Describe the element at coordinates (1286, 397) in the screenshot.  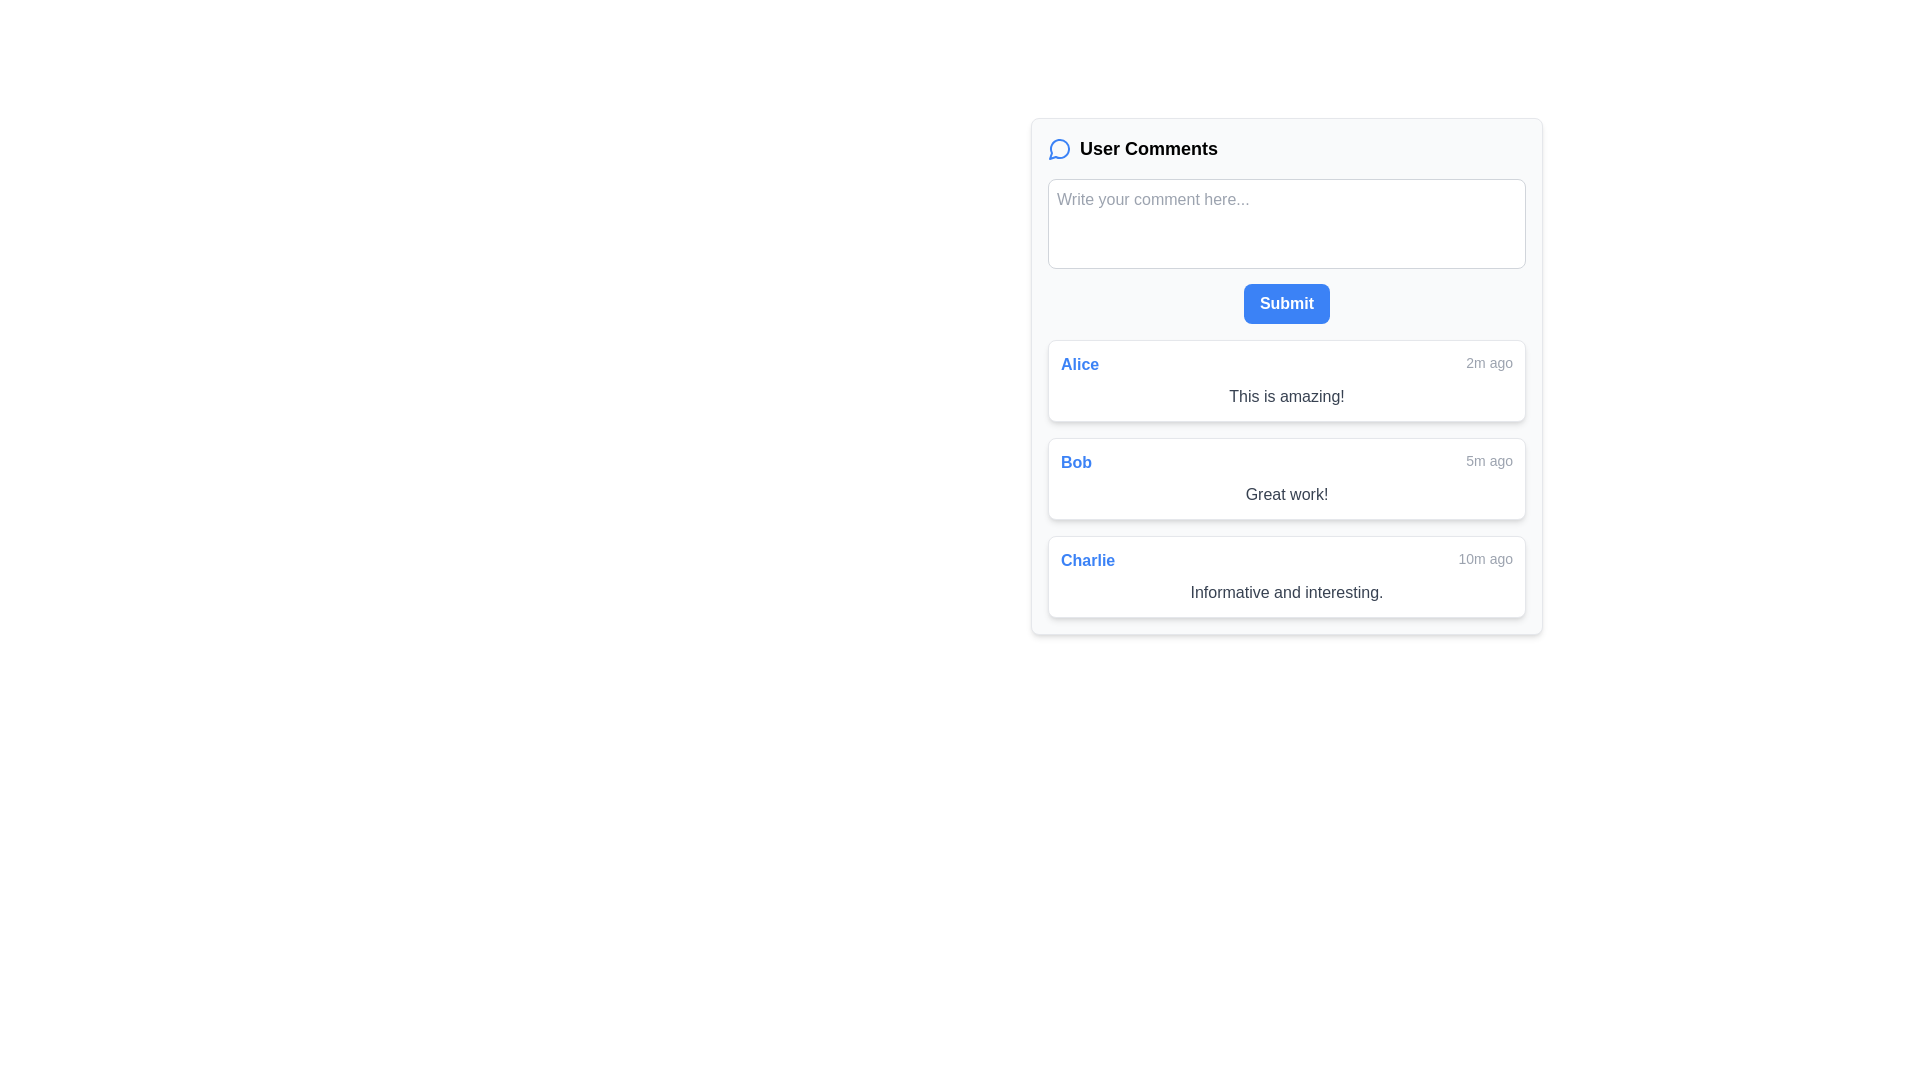
I see `comment text displayed under the subheader for 'Alice' in the 'User Comments' section, which is located above the timestamp of '2m ago'` at that location.